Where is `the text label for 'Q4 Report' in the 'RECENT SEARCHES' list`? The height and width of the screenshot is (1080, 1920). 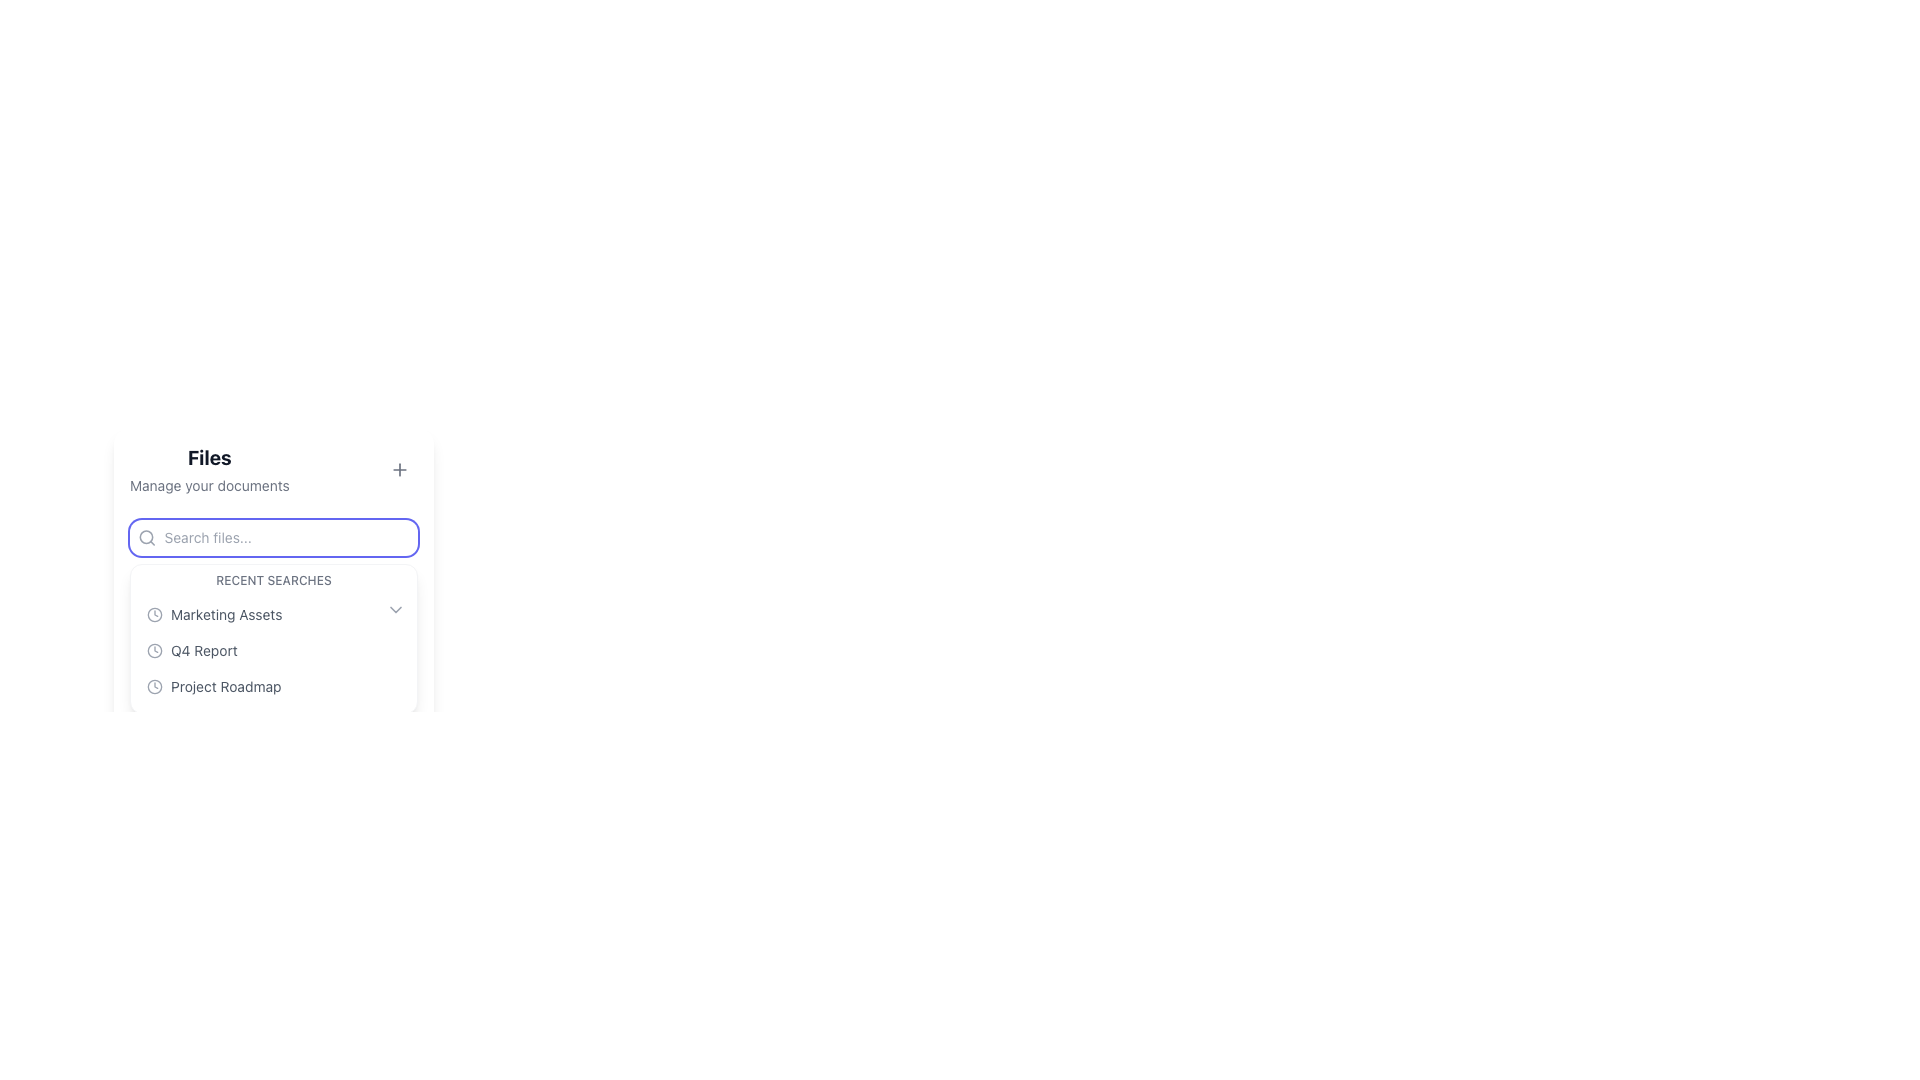
the text label for 'Q4 Report' in the 'RECENT SEARCHES' list is located at coordinates (204, 651).